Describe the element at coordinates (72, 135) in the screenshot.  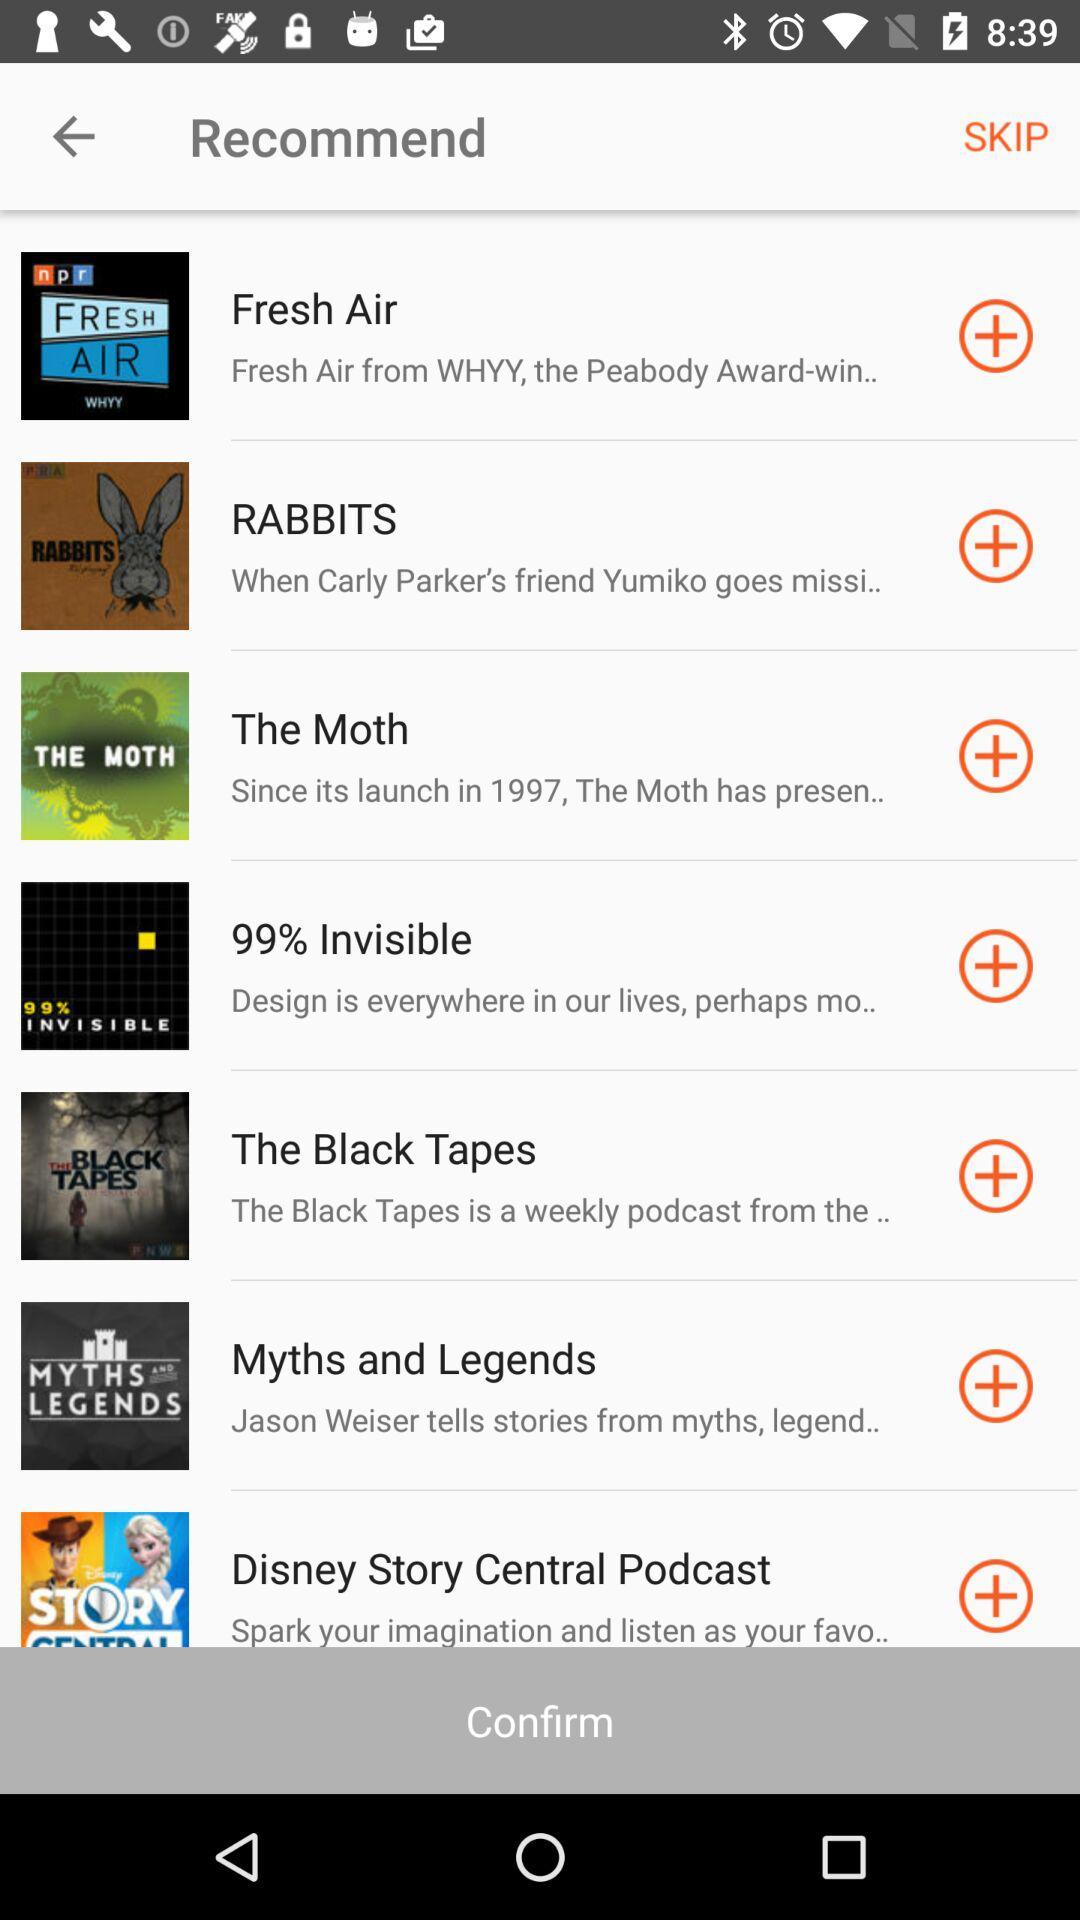
I see `the item to the left of recommend icon` at that location.